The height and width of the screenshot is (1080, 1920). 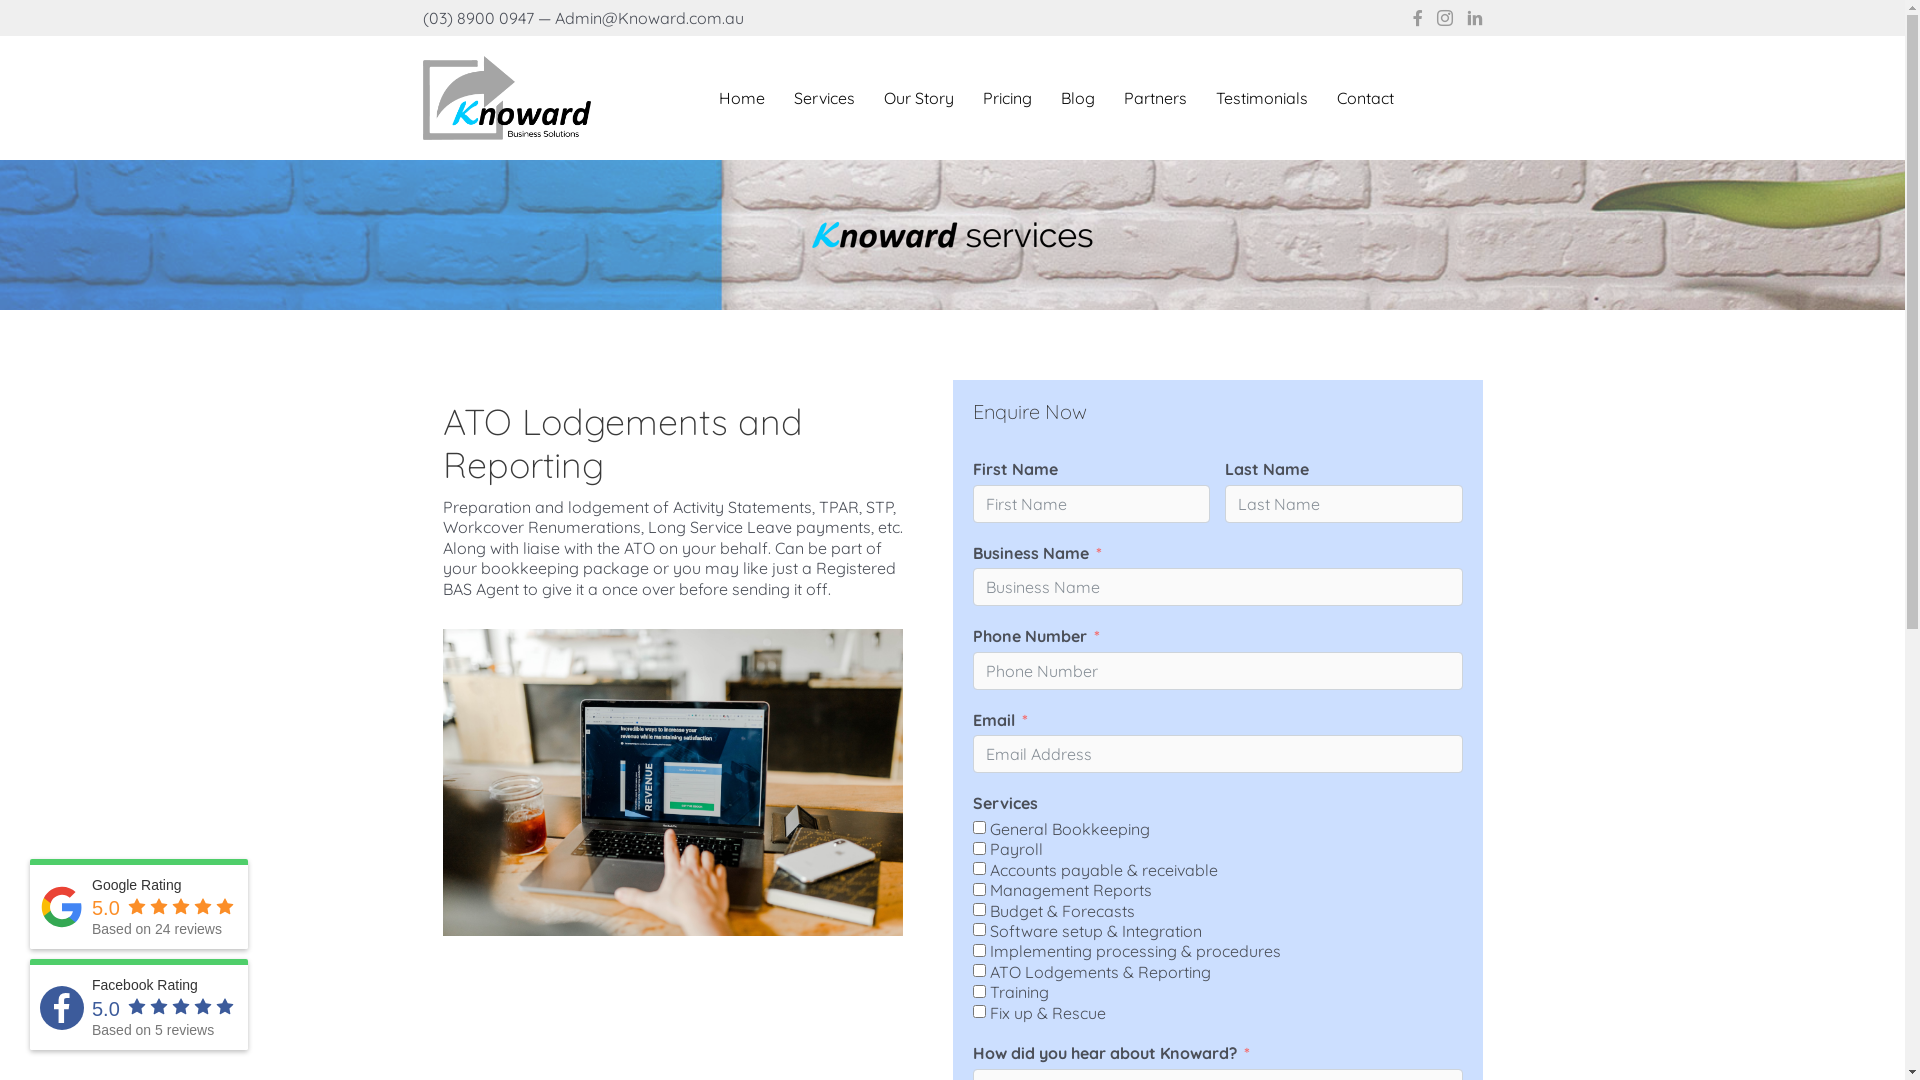 What do you see at coordinates (1077, 97) in the screenshot?
I see `'Blog'` at bounding box center [1077, 97].